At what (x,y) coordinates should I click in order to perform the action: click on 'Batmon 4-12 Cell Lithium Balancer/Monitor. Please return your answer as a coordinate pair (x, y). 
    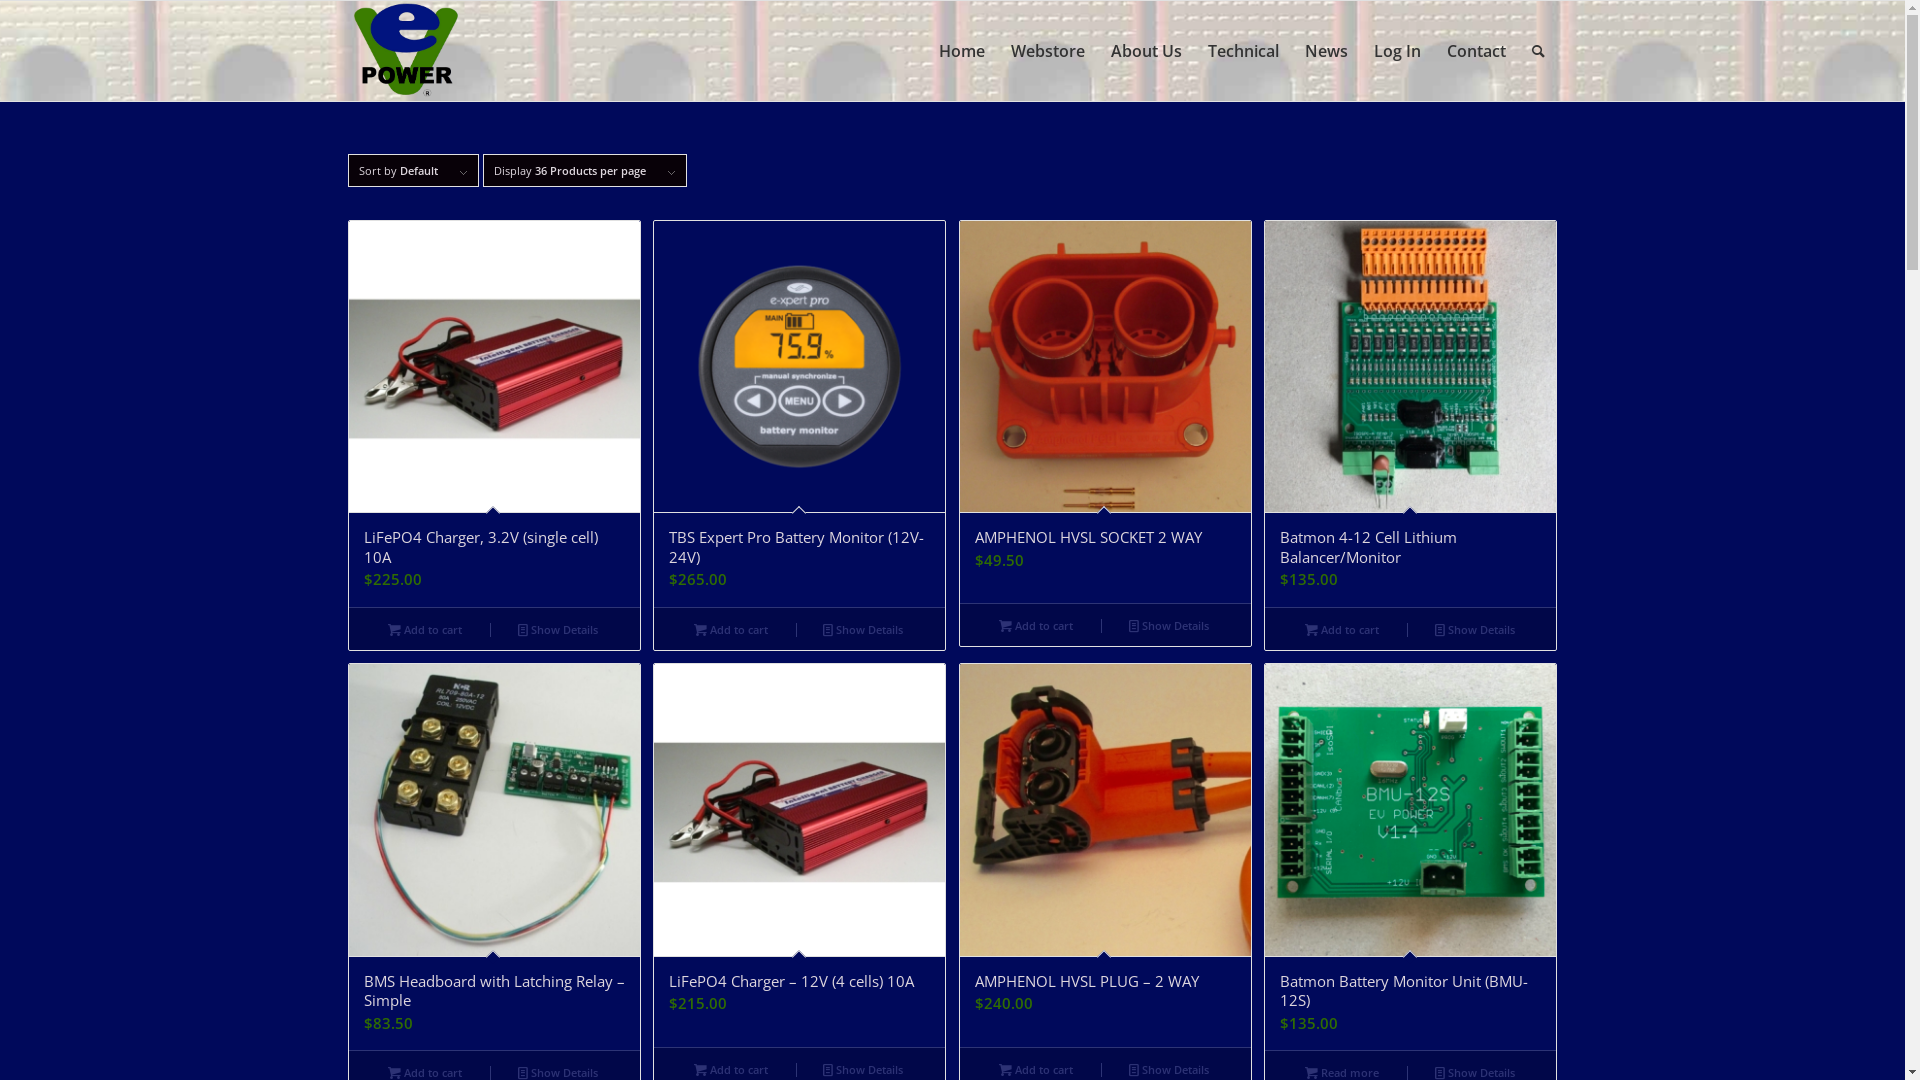
    Looking at the image, I should click on (1409, 412).